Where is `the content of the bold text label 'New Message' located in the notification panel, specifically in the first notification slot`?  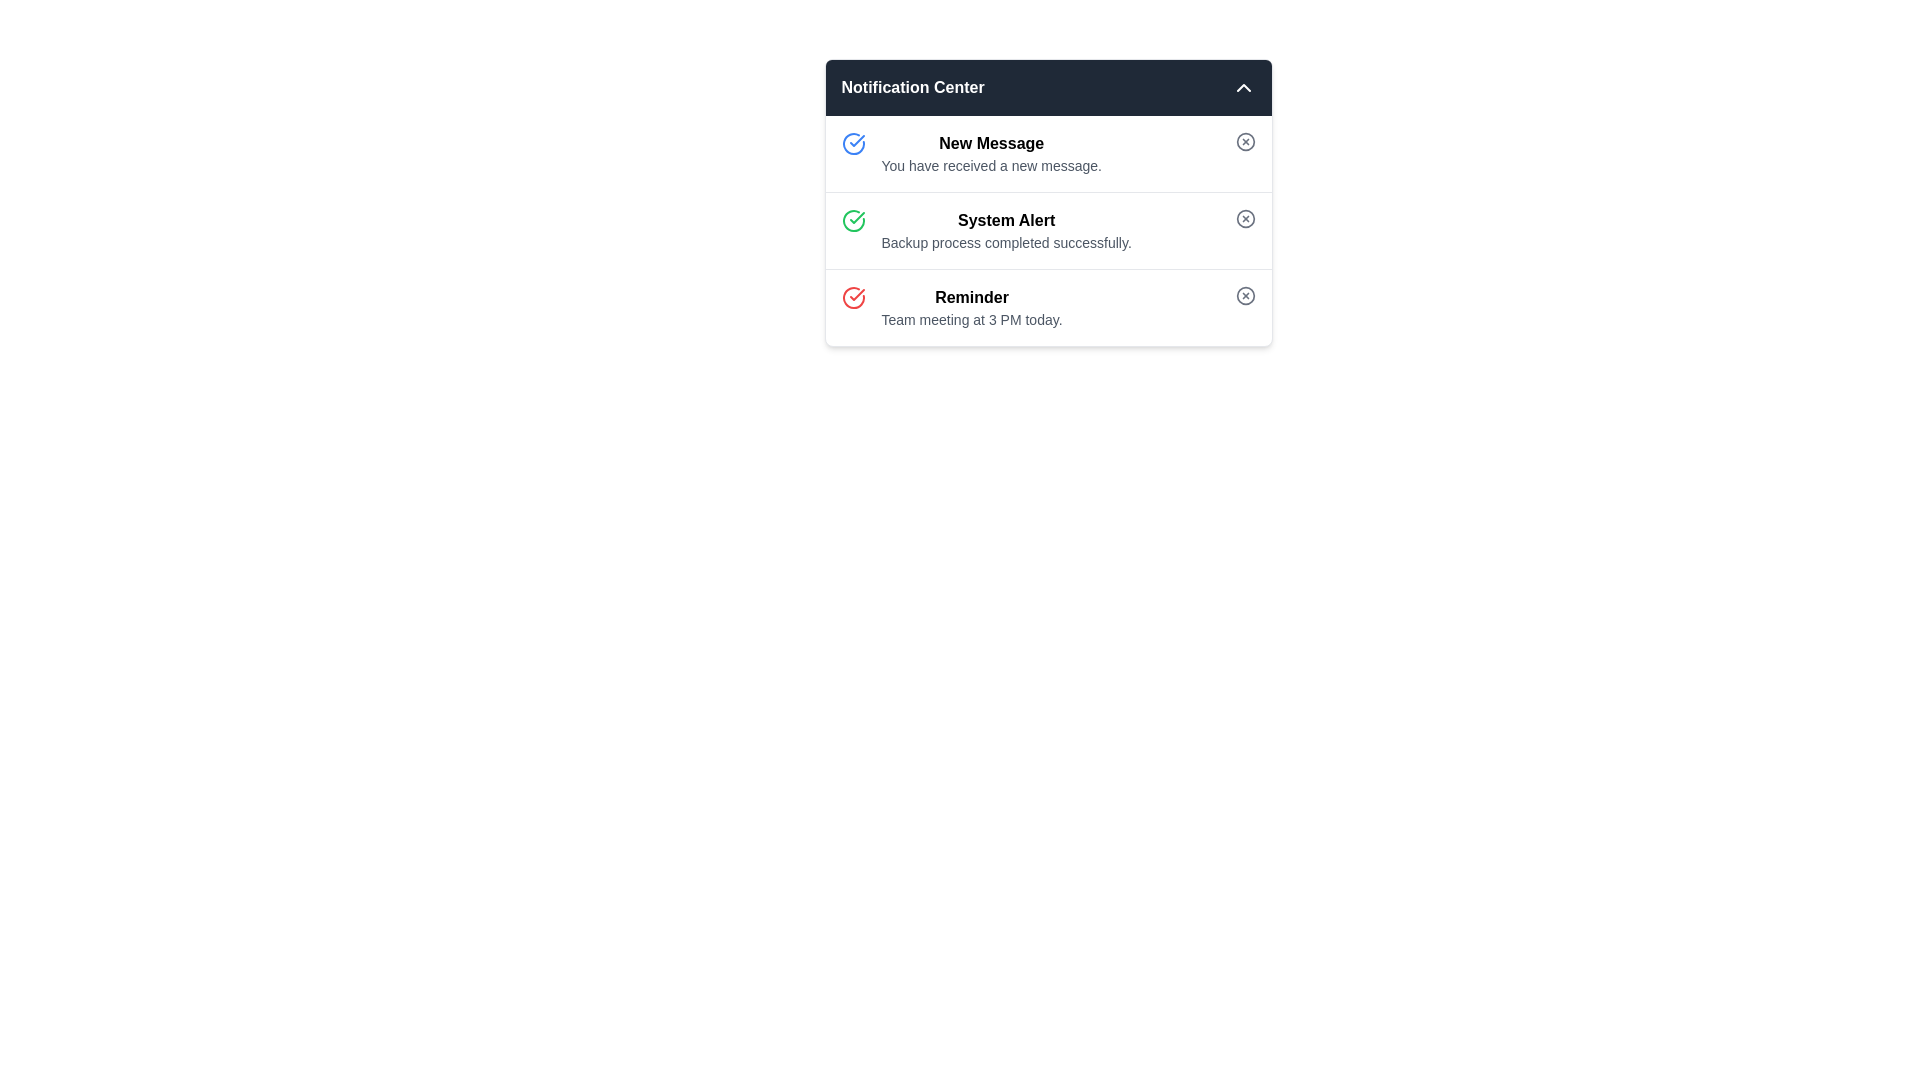
the content of the bold text label 'New Message' located in the notification panel, specifically in the first notification slot is located at coordinates (991, 142).